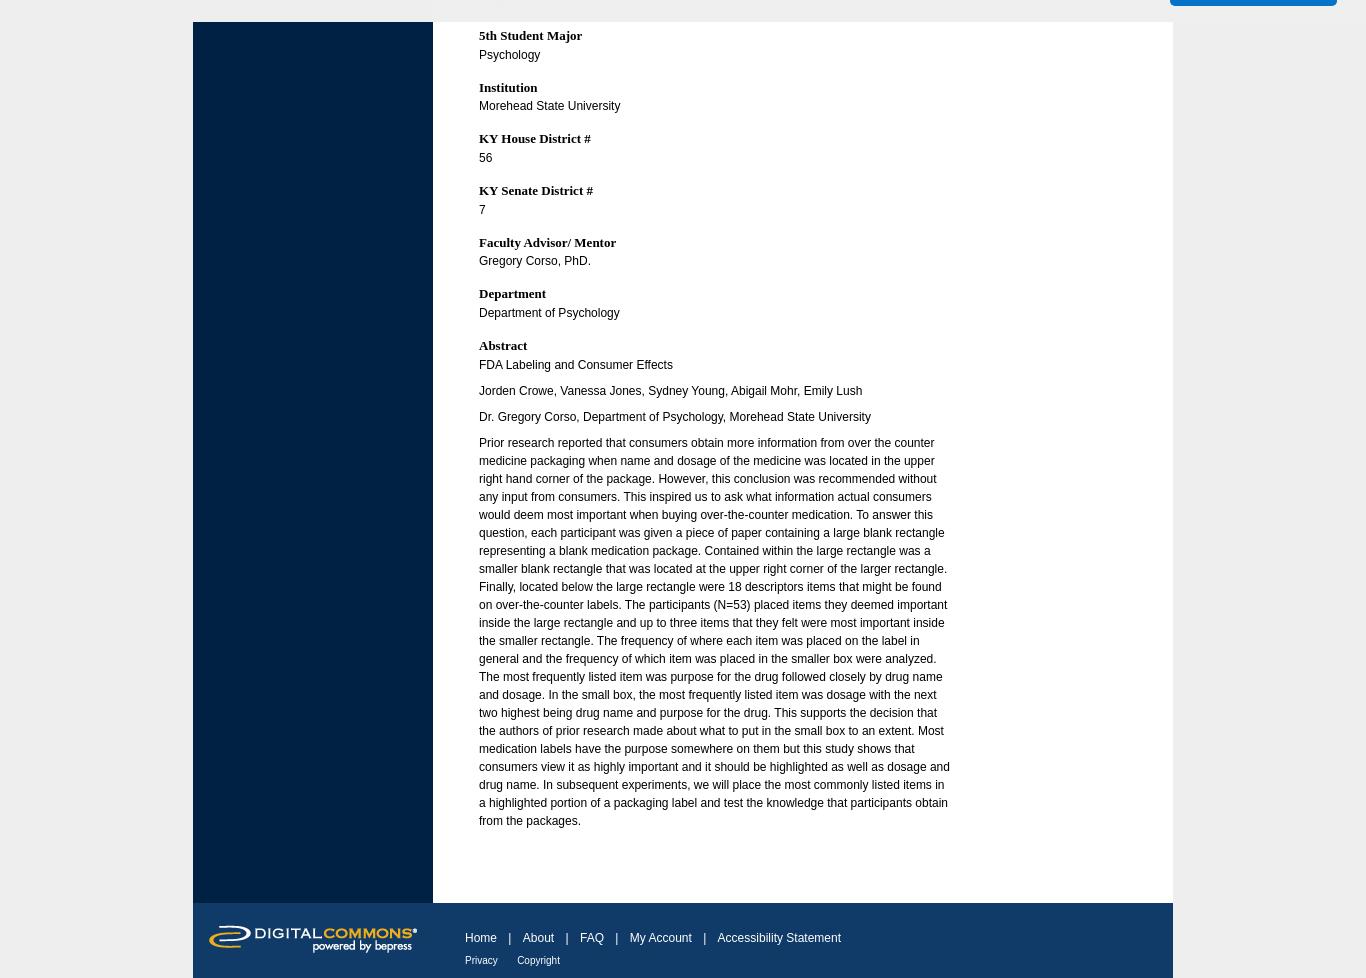 Image resolution: width=1366 pixels, height=978 pixels. I want to click on 'Home', so click(480, 936).